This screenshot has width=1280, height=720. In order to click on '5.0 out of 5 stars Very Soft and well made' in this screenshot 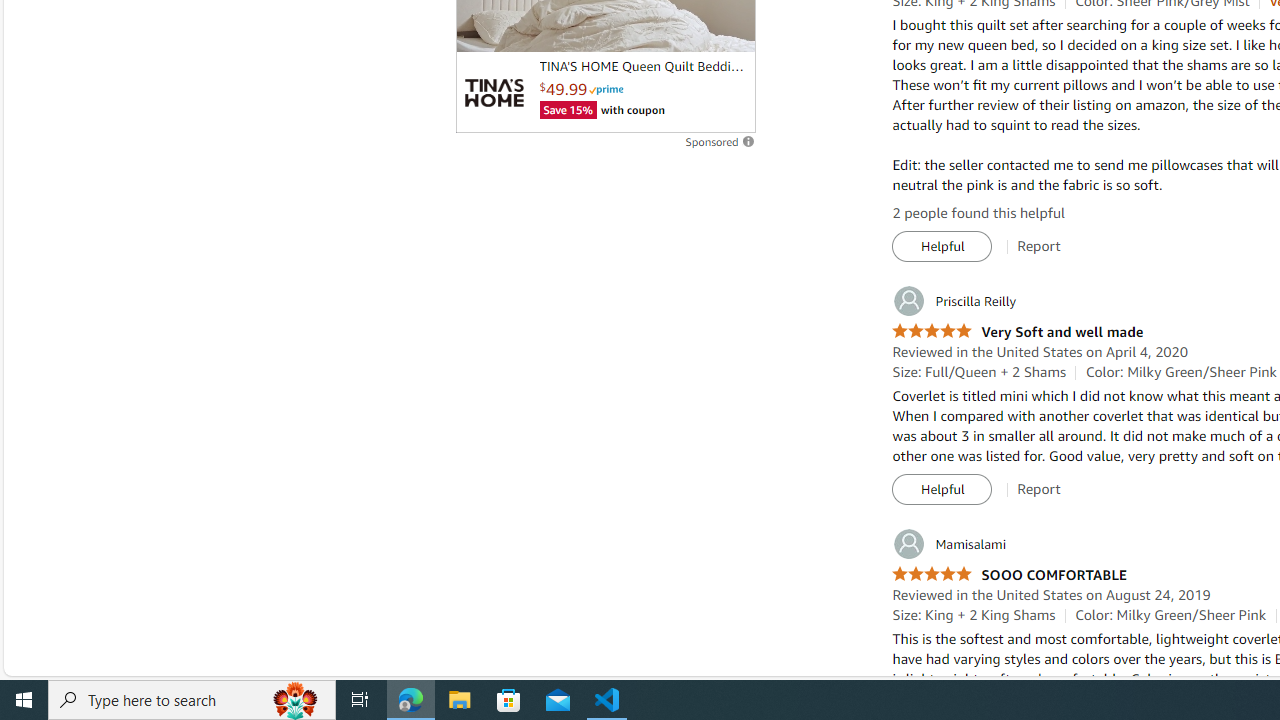, I will do `click(1018, 331)`.